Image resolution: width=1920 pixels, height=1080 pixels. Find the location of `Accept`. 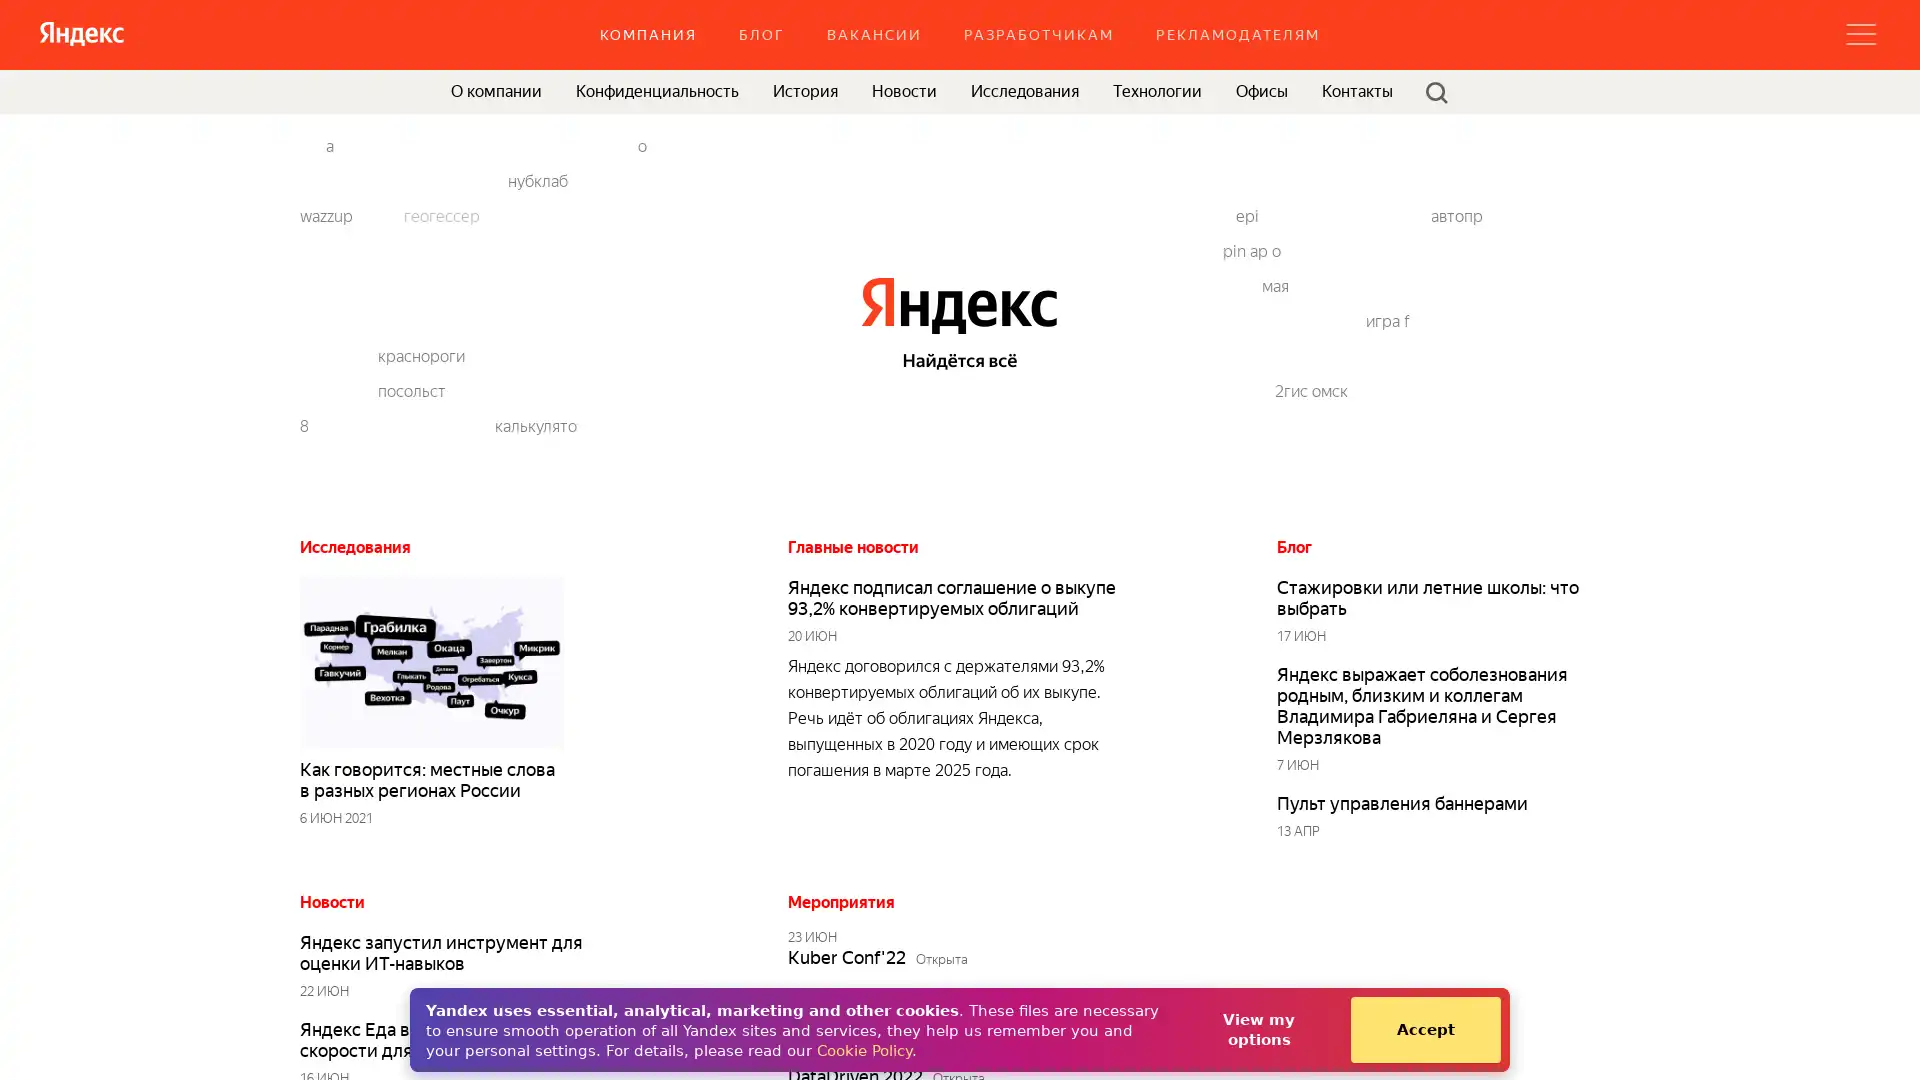

Accept is located at coordinates (1424, 1029).